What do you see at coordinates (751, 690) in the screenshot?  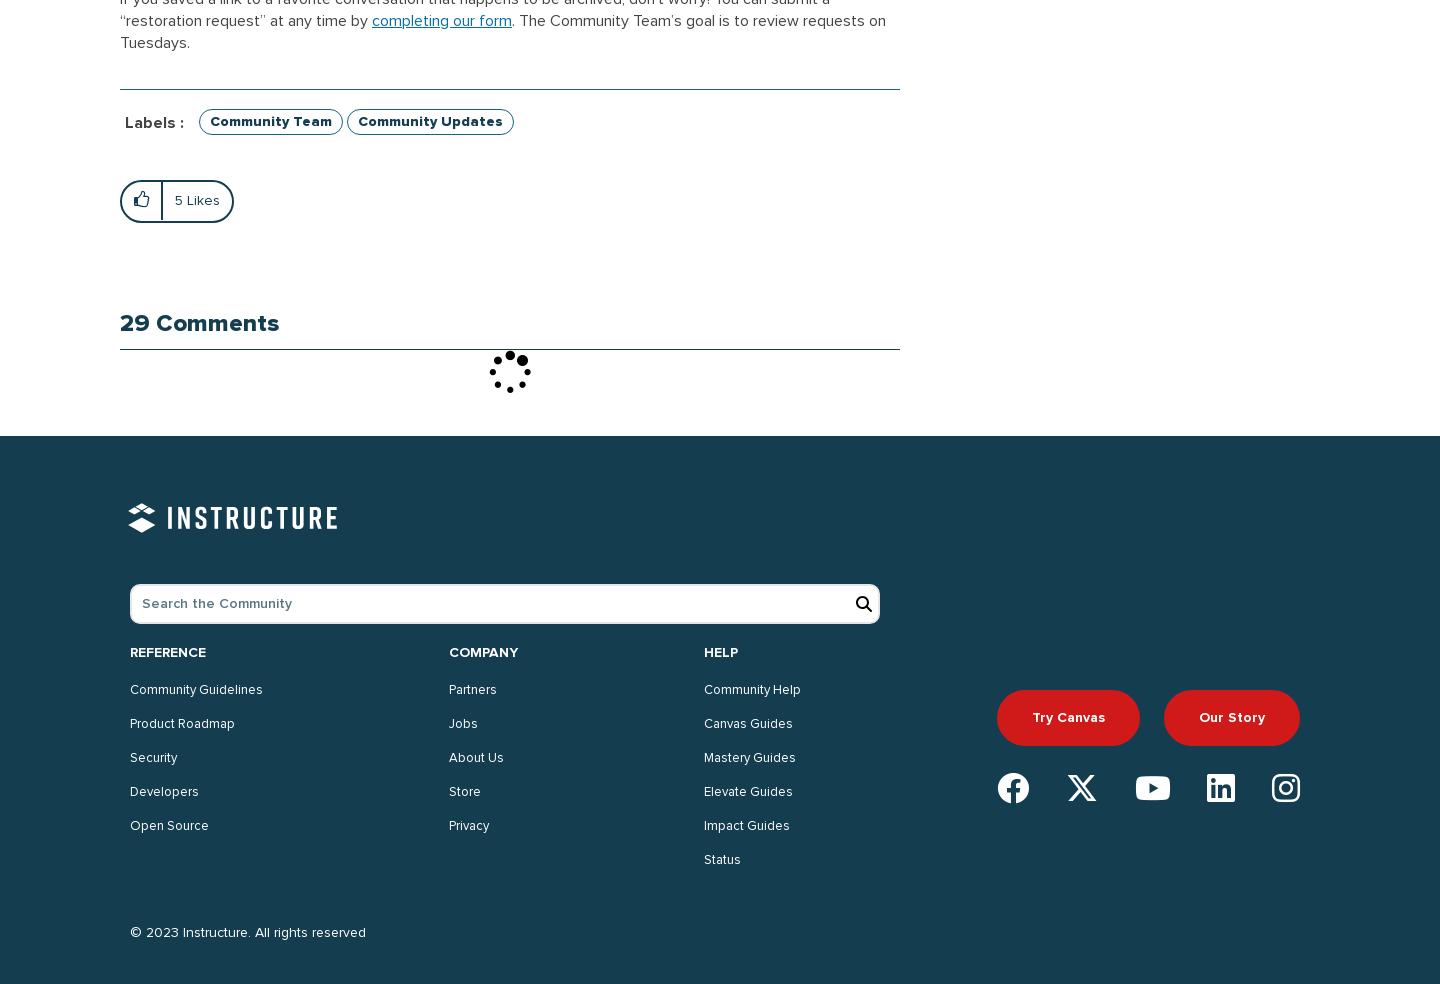 I see `'Community Help'` at bounding box center [751, 690].